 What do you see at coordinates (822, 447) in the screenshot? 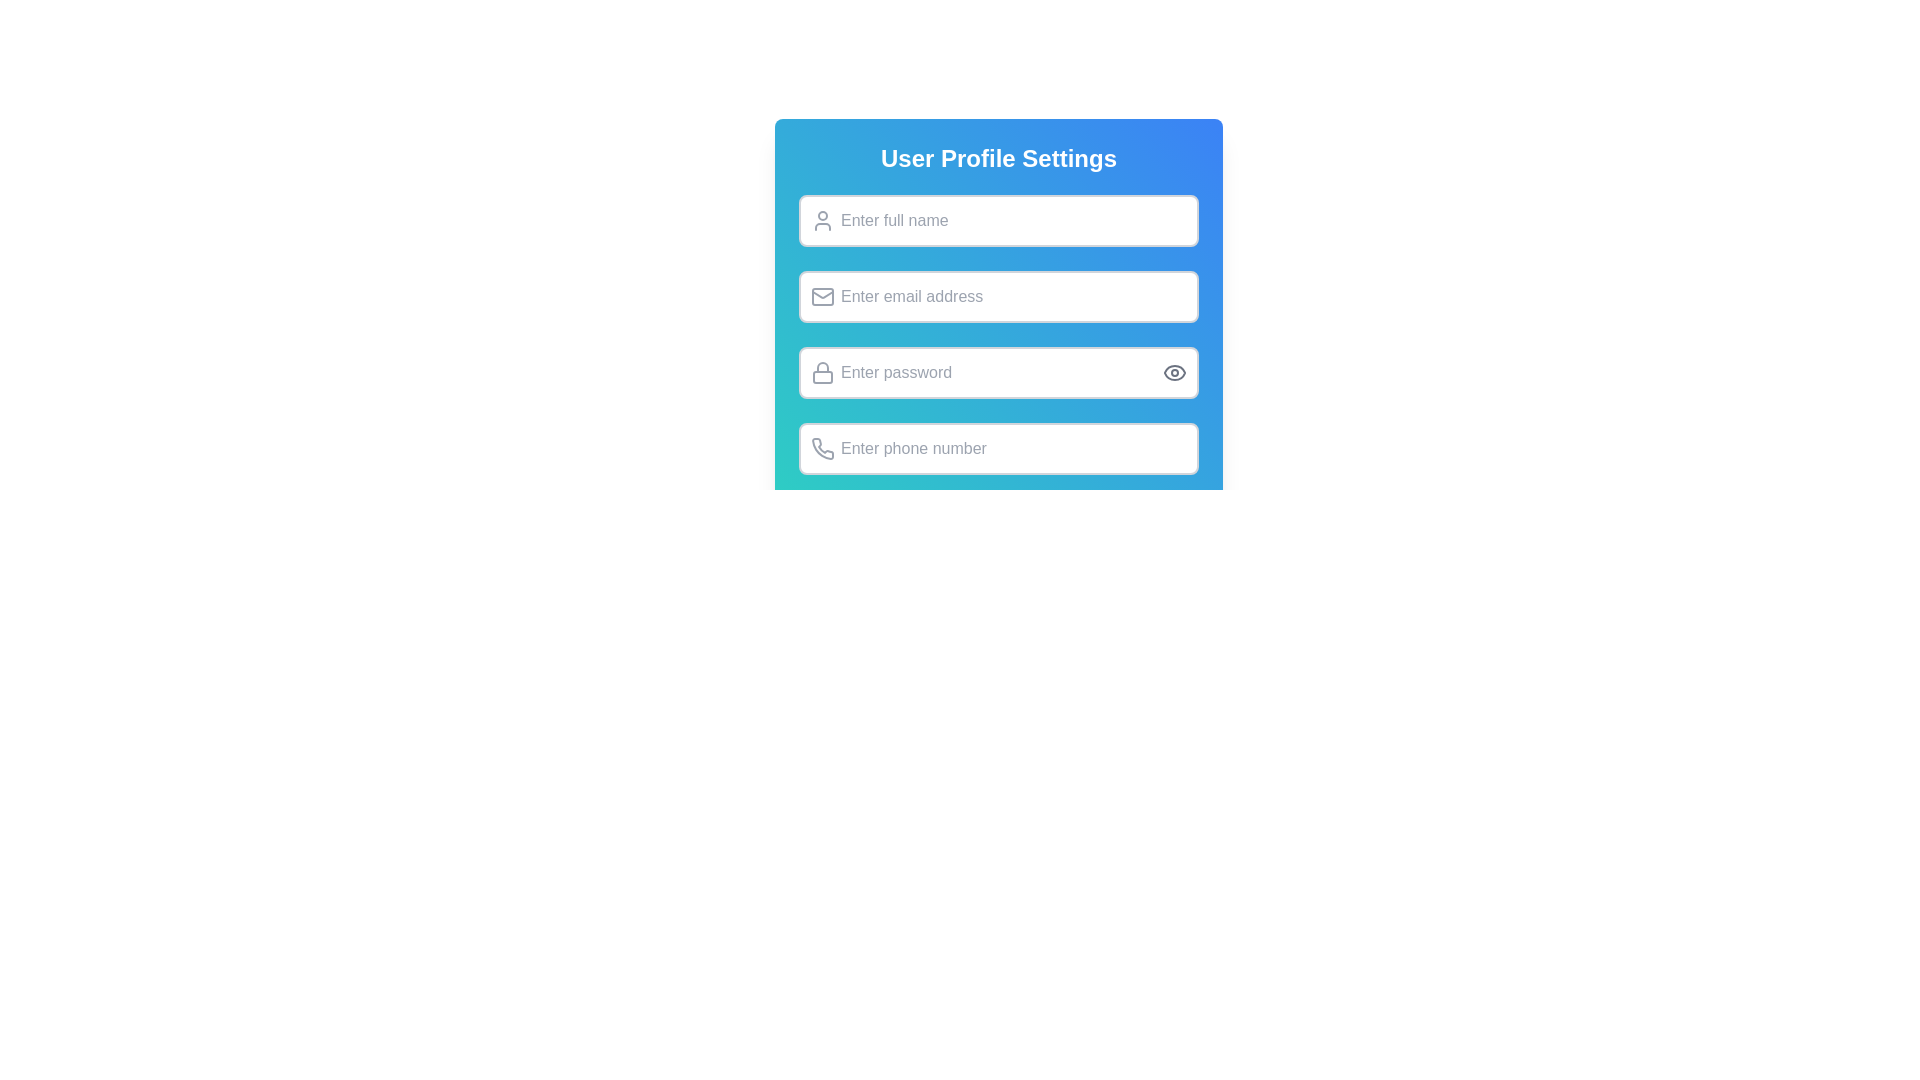
I see `the small gray phone icon located to the left of the 'Enter phone number' text input field in the 'User Profile Settings' form` at bounding box center [822, 447].